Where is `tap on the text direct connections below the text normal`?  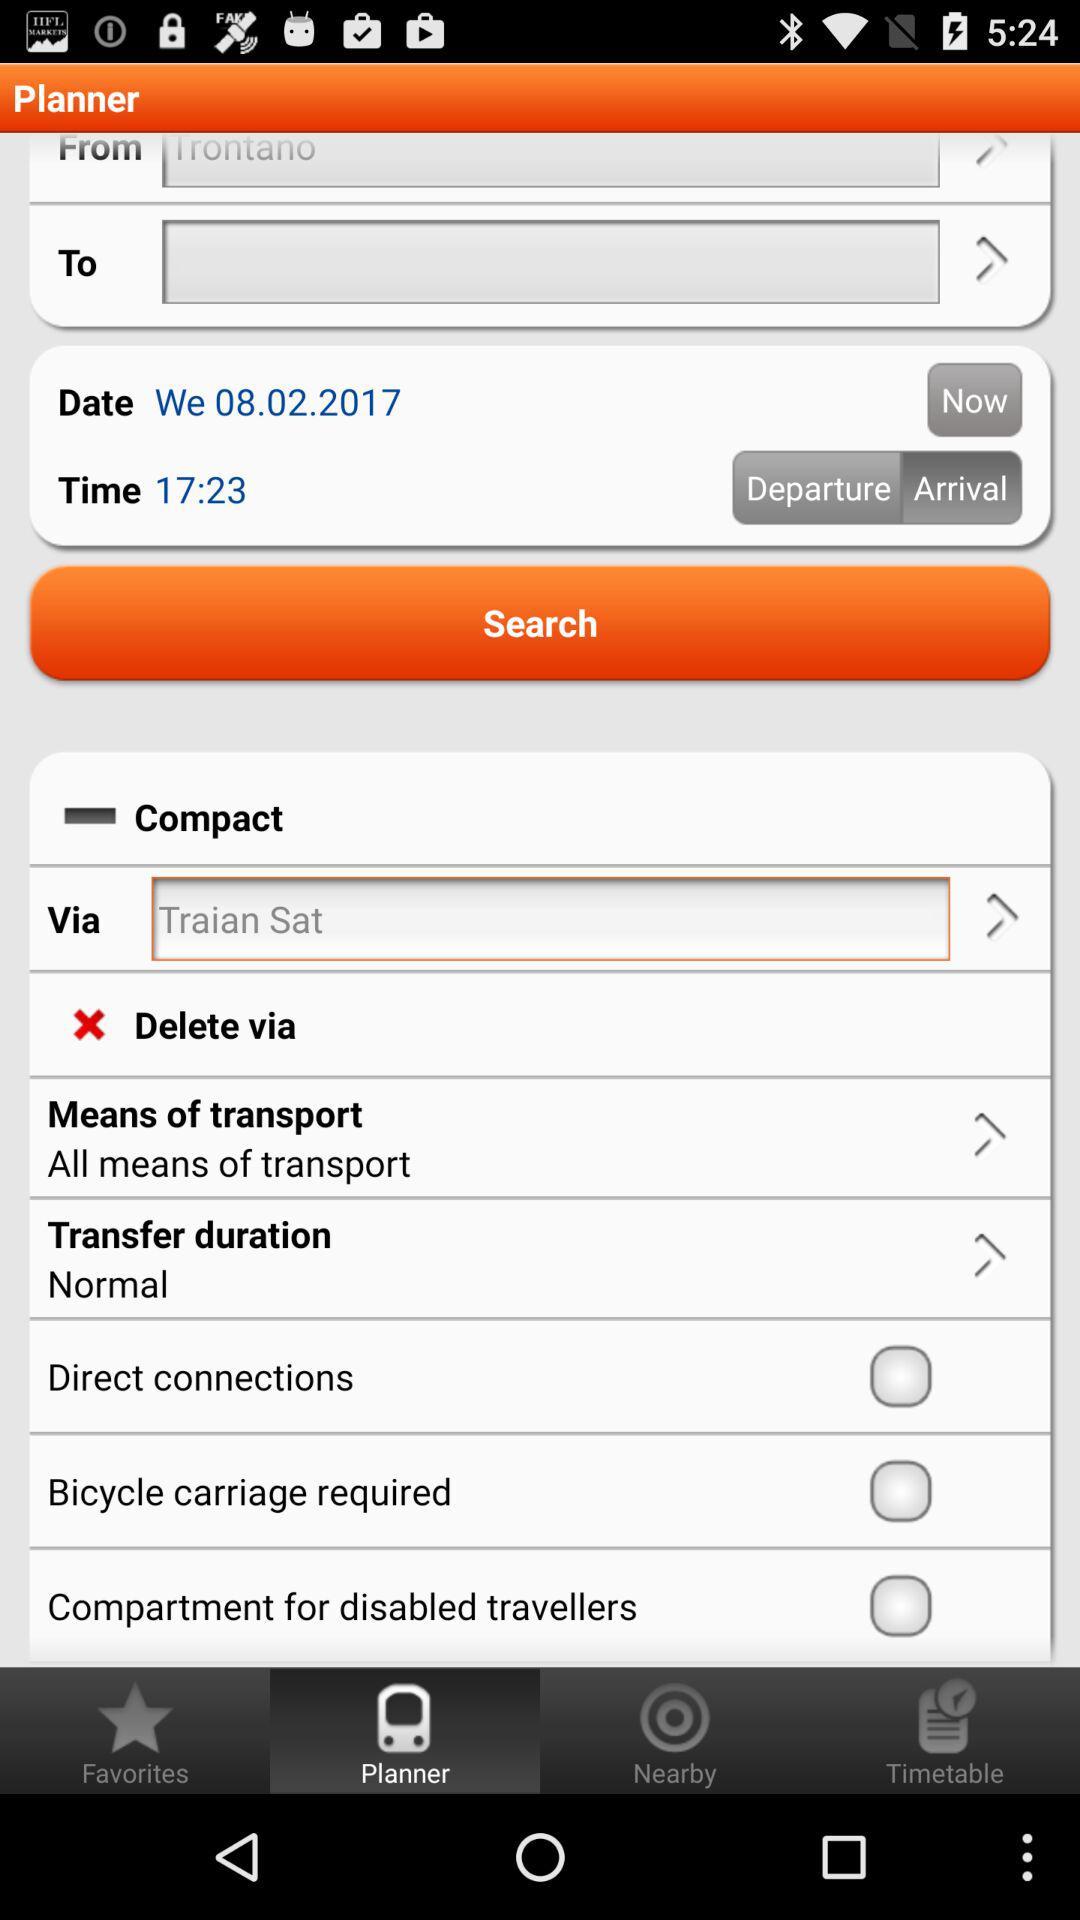
tap on the text direct connections below the text normal is located at coordinates (452, 1375).